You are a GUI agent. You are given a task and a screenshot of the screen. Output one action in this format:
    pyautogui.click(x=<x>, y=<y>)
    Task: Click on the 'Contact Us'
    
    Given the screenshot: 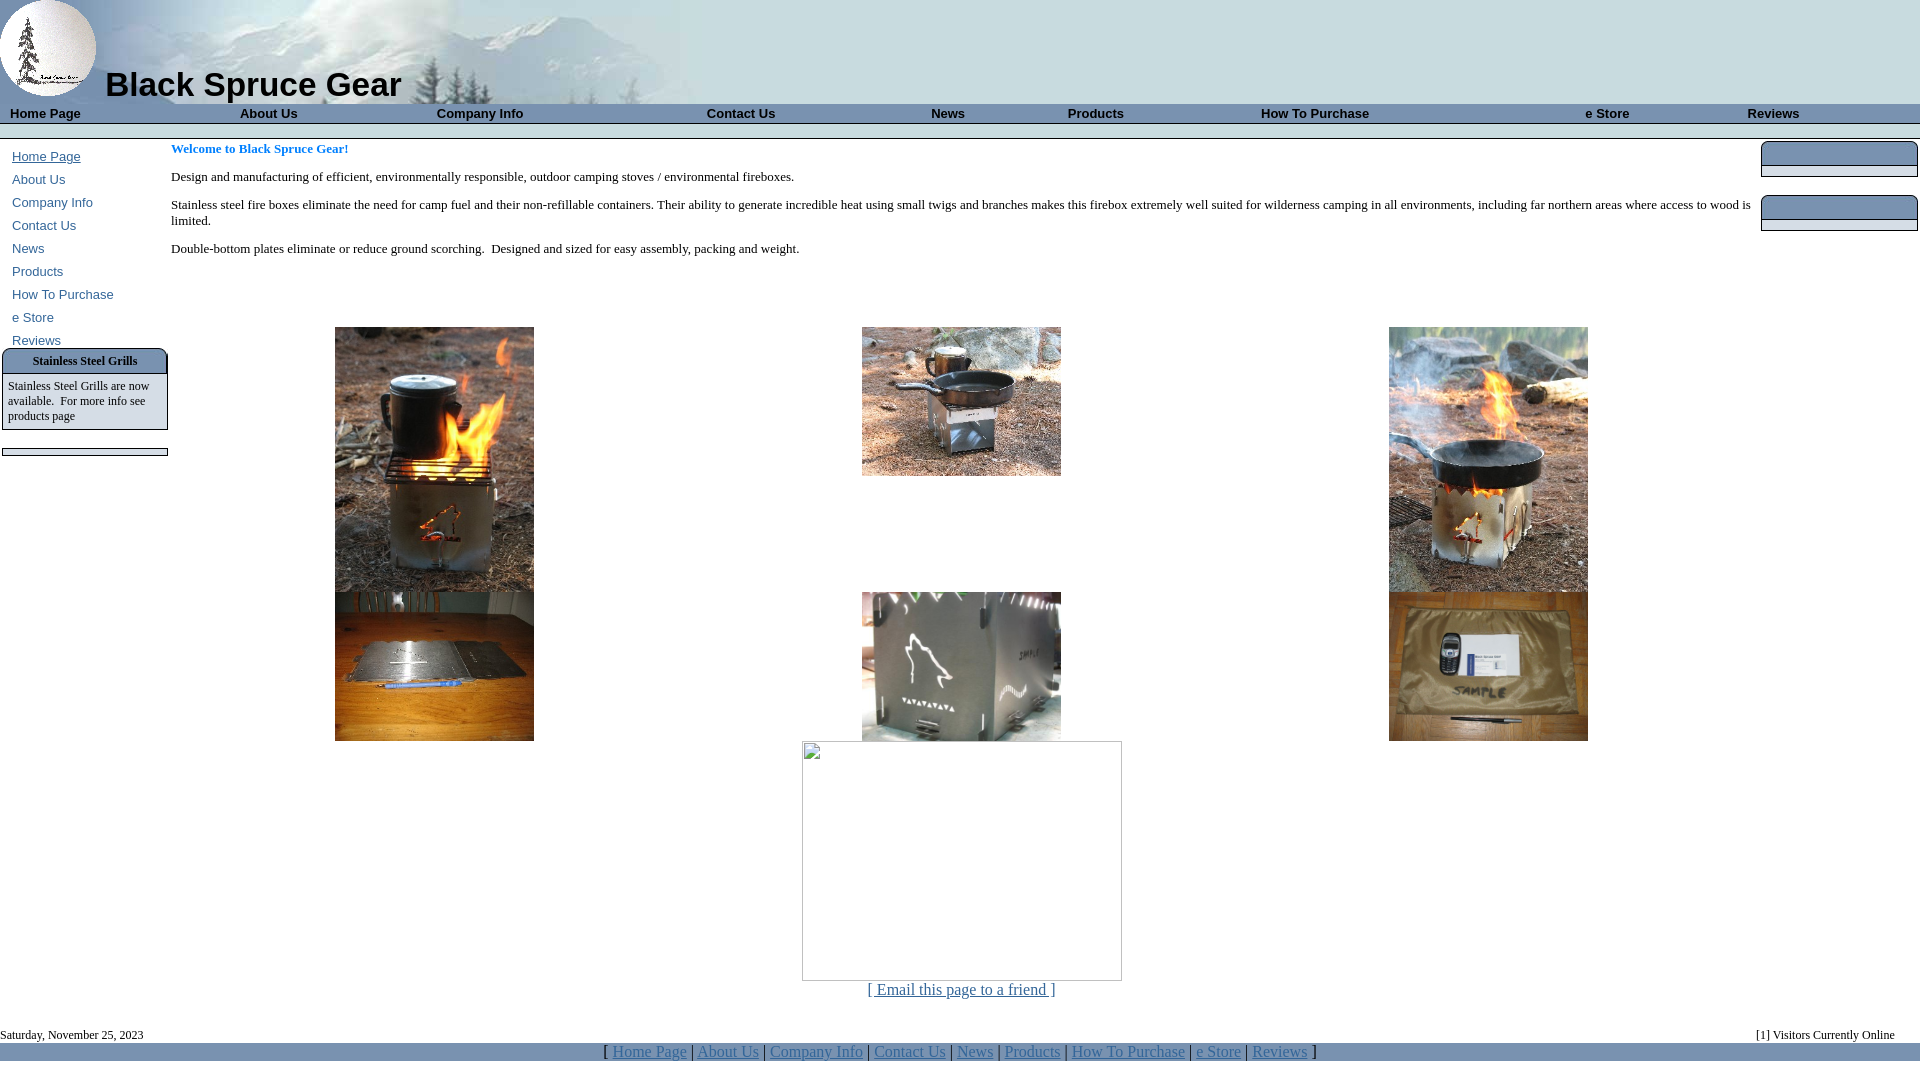 What is the action you would take?
    pyautogui.click(x=740, y=113)
    